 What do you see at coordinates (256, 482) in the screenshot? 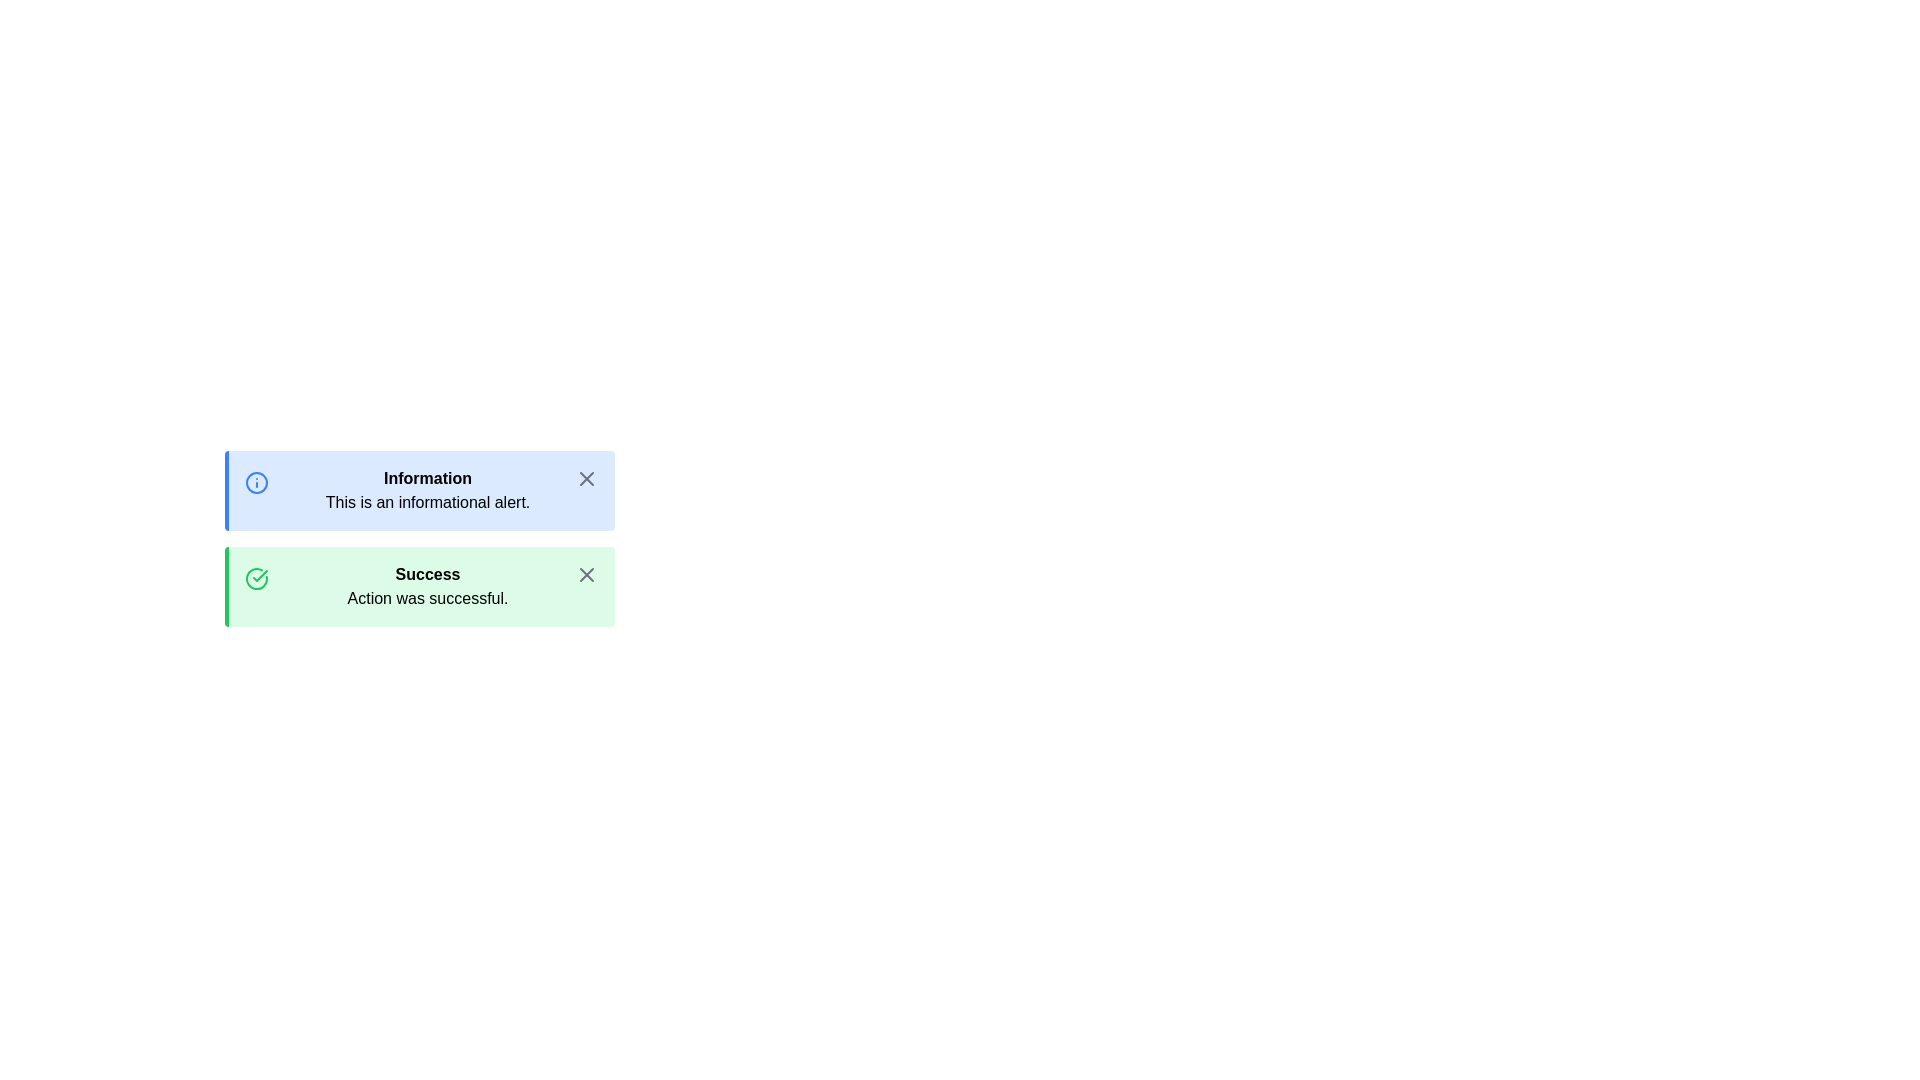
I see `the informational icon located at the top-left corner of the blue alert box titled 'Information'` at bounding box center [256, 482].